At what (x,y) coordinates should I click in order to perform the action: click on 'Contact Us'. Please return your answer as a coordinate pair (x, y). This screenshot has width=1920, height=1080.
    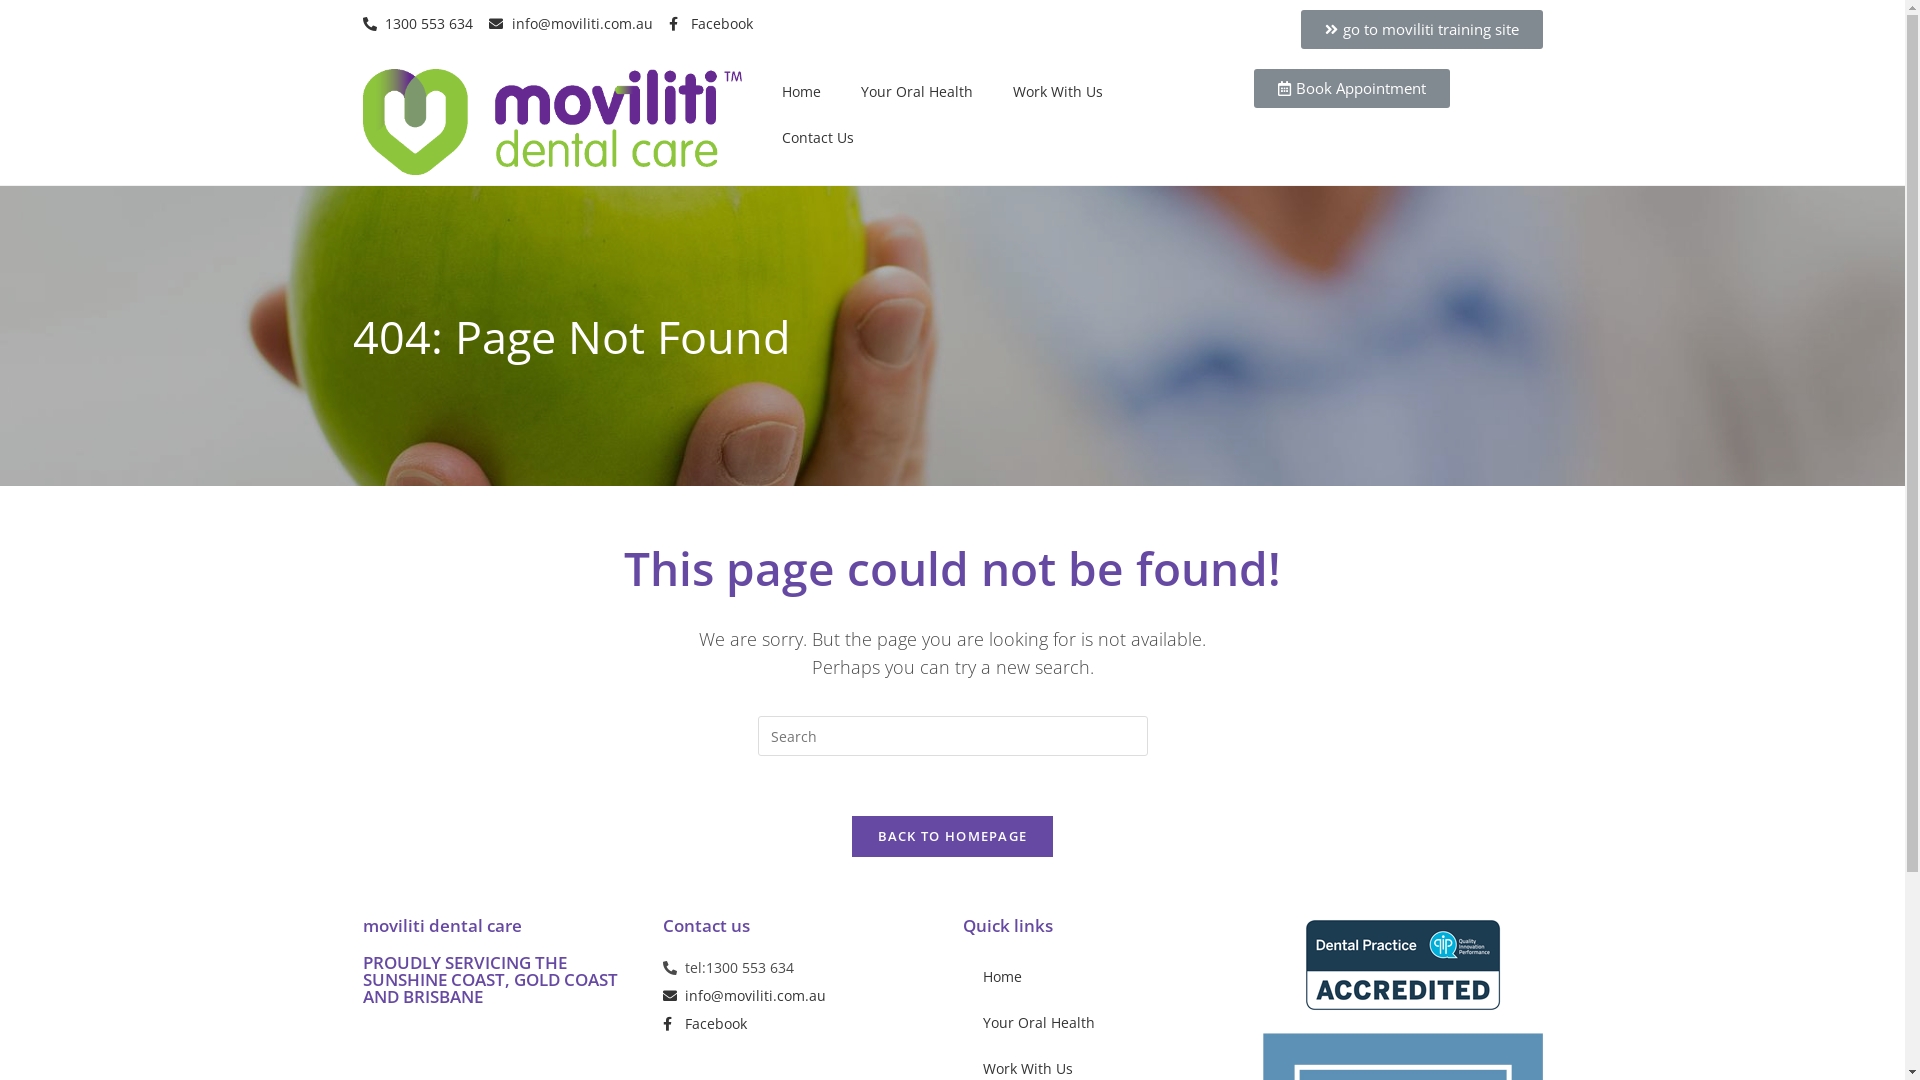
    Looking at the image, I should click on (817, 137).